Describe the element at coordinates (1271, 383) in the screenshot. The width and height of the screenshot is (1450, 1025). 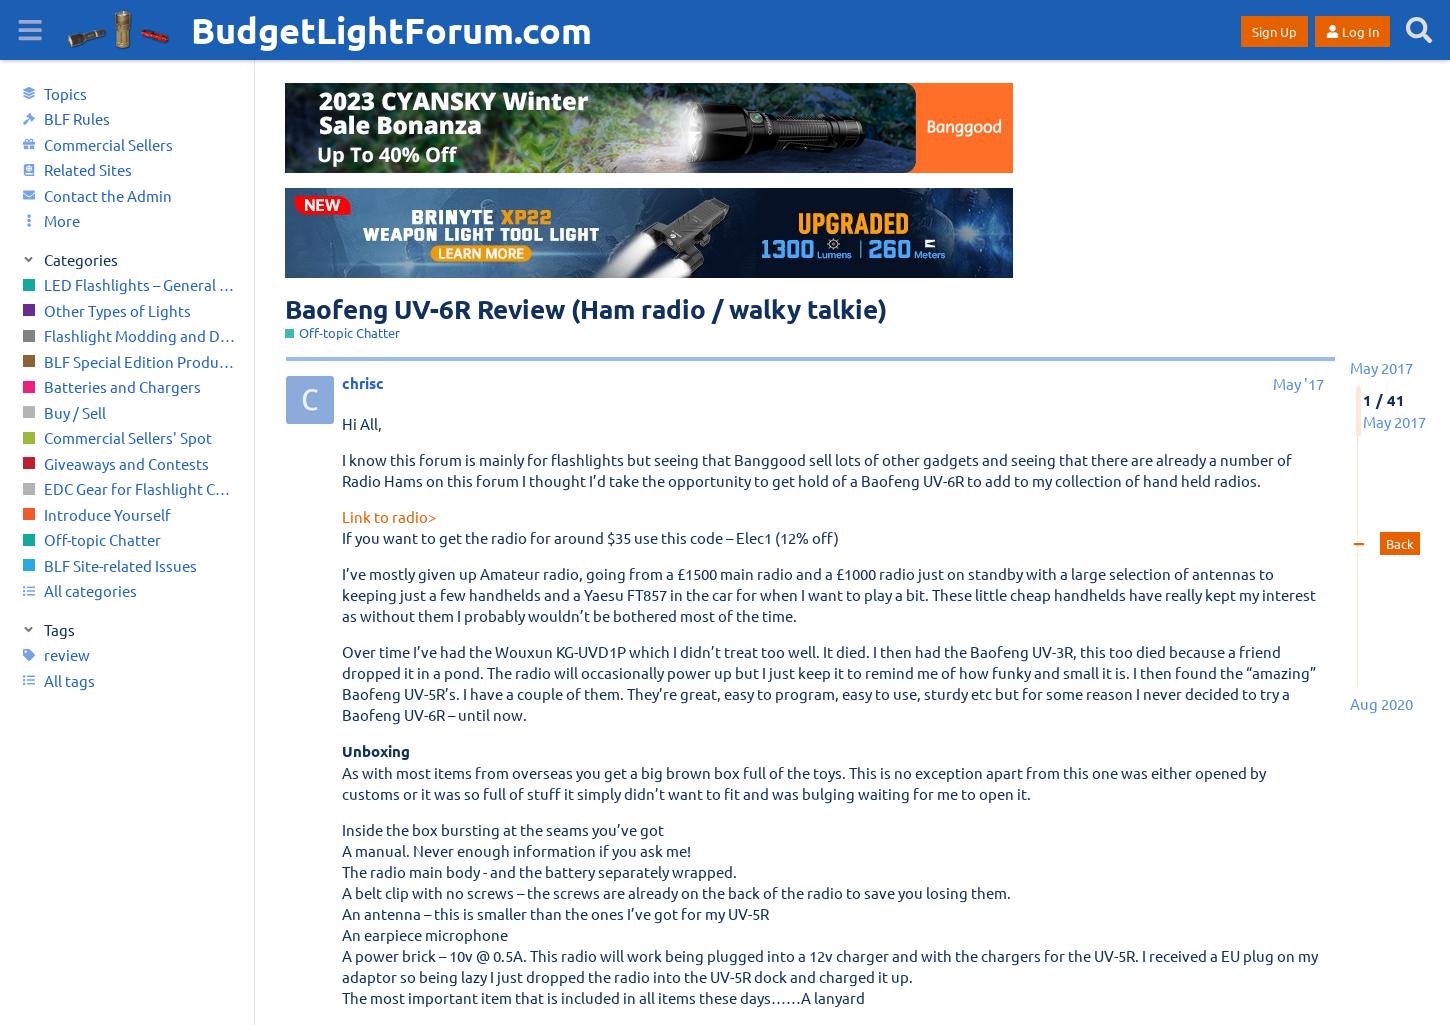
I see `'May '17'` at that location.